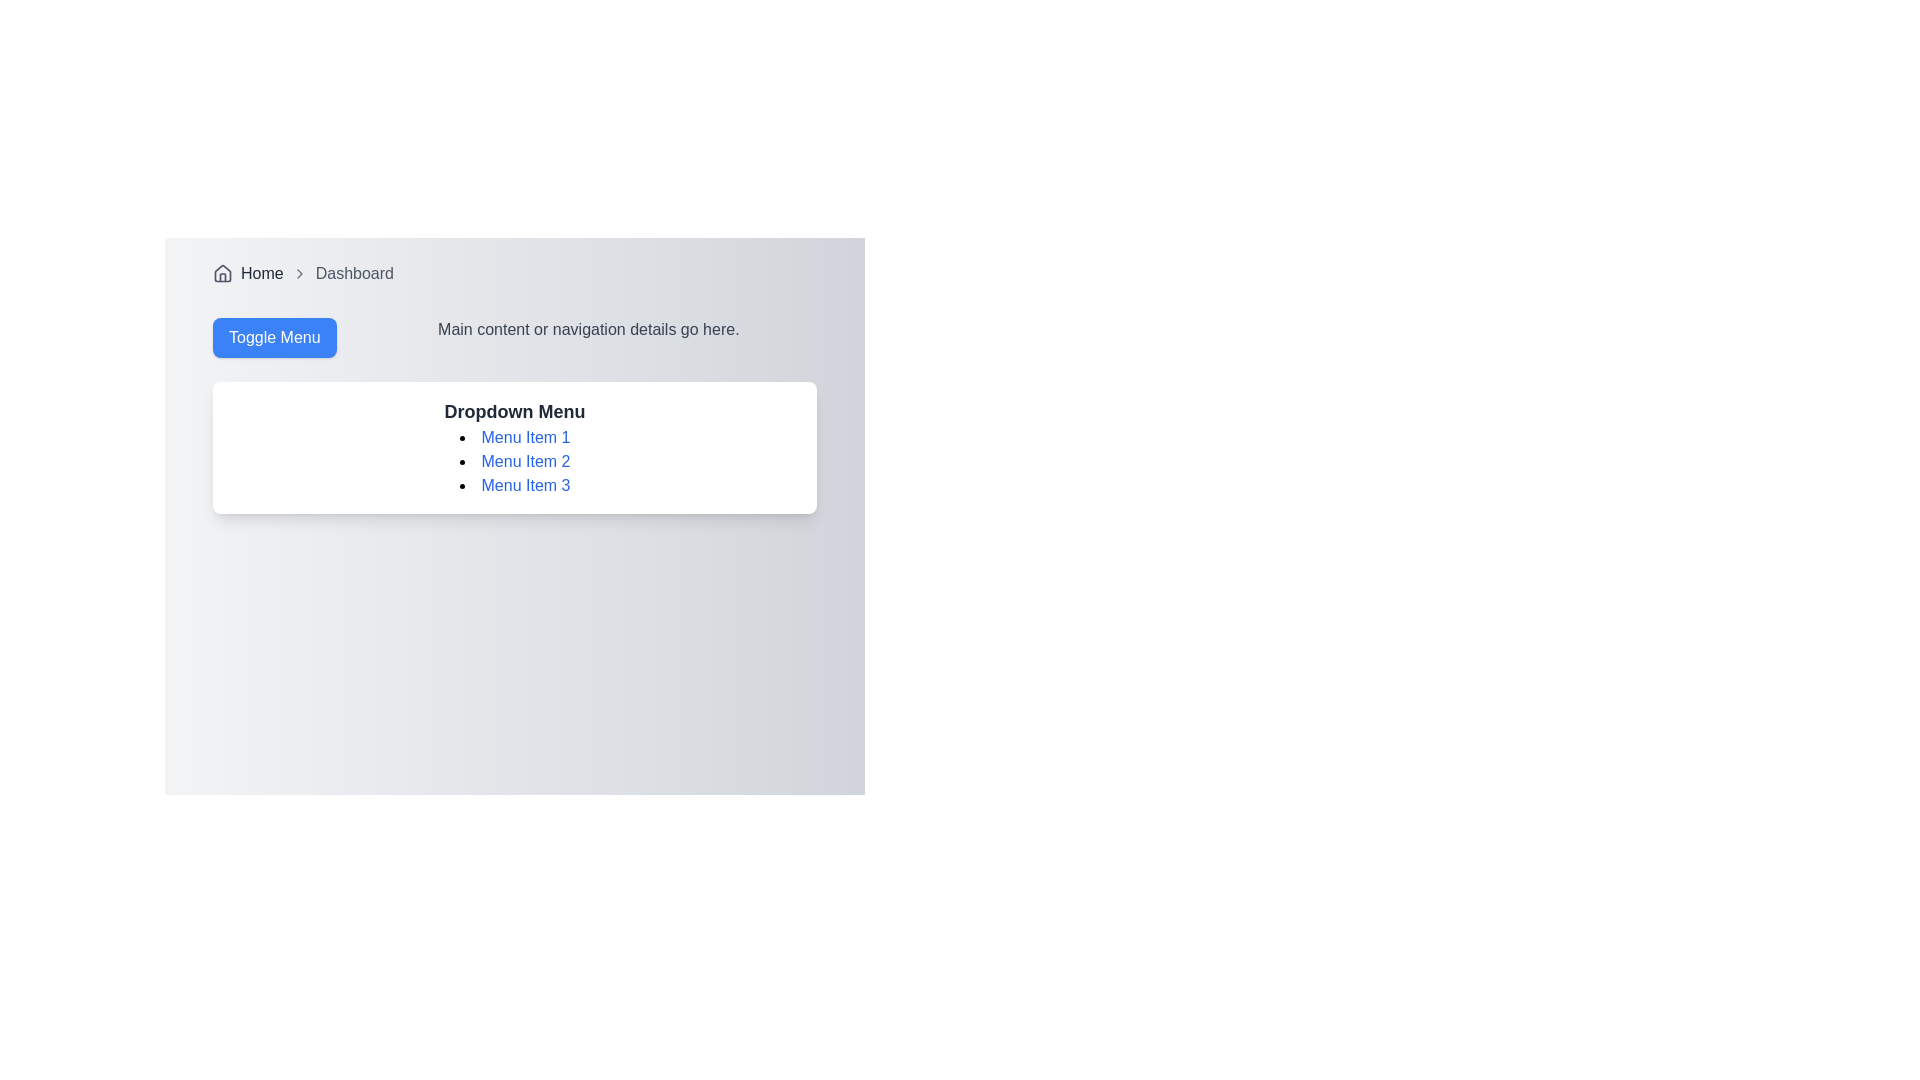 This screenshot has height=1080, width=1920. Describe the element at coordinates (526, 485) in the screenshot. I see `the Anchor link in the 'Dropdown Menu'` at that location.